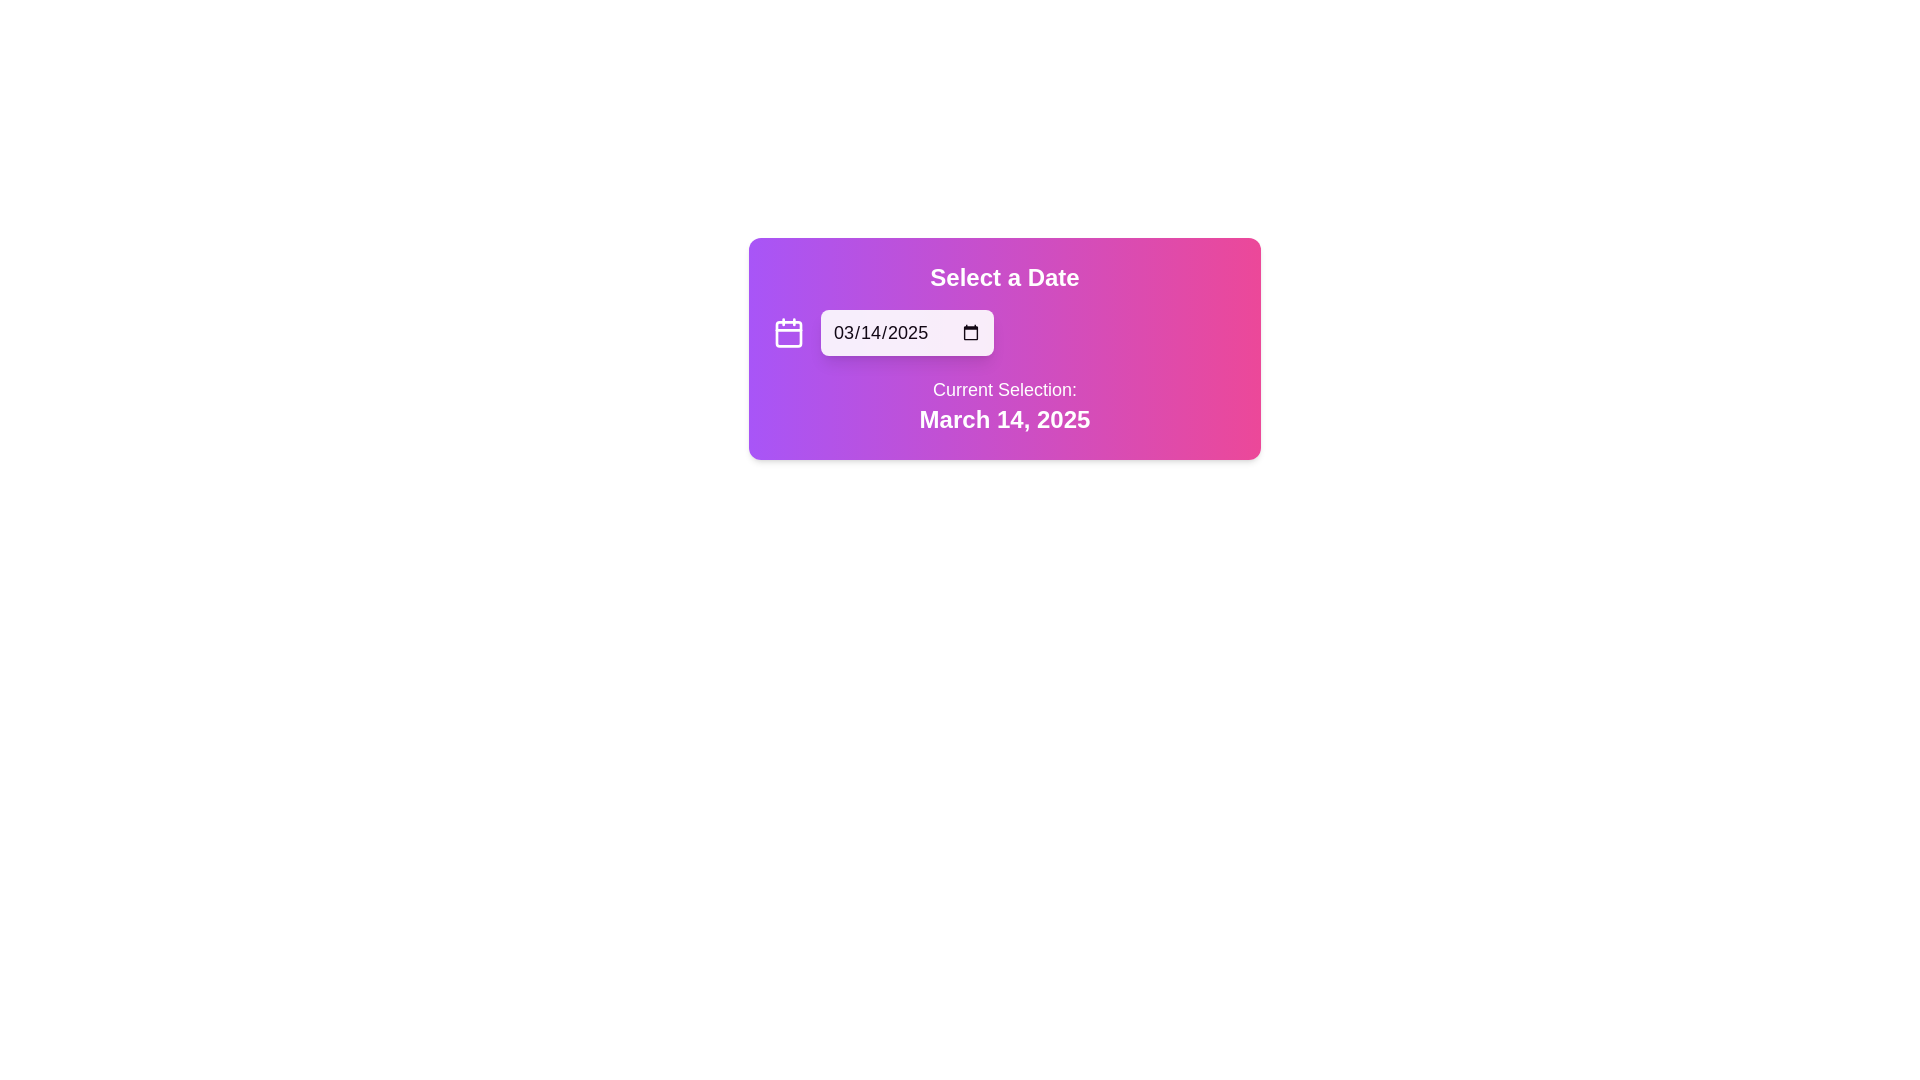  What do you see at coordinates (787, 331) in the screenshot?
I see `the appearance of the calendar icon, which is a white calendar icon with a square outline on a purple background, positioned to the left of the date input box and above the 'Current Selection' text` at bounding box center [787, 331].